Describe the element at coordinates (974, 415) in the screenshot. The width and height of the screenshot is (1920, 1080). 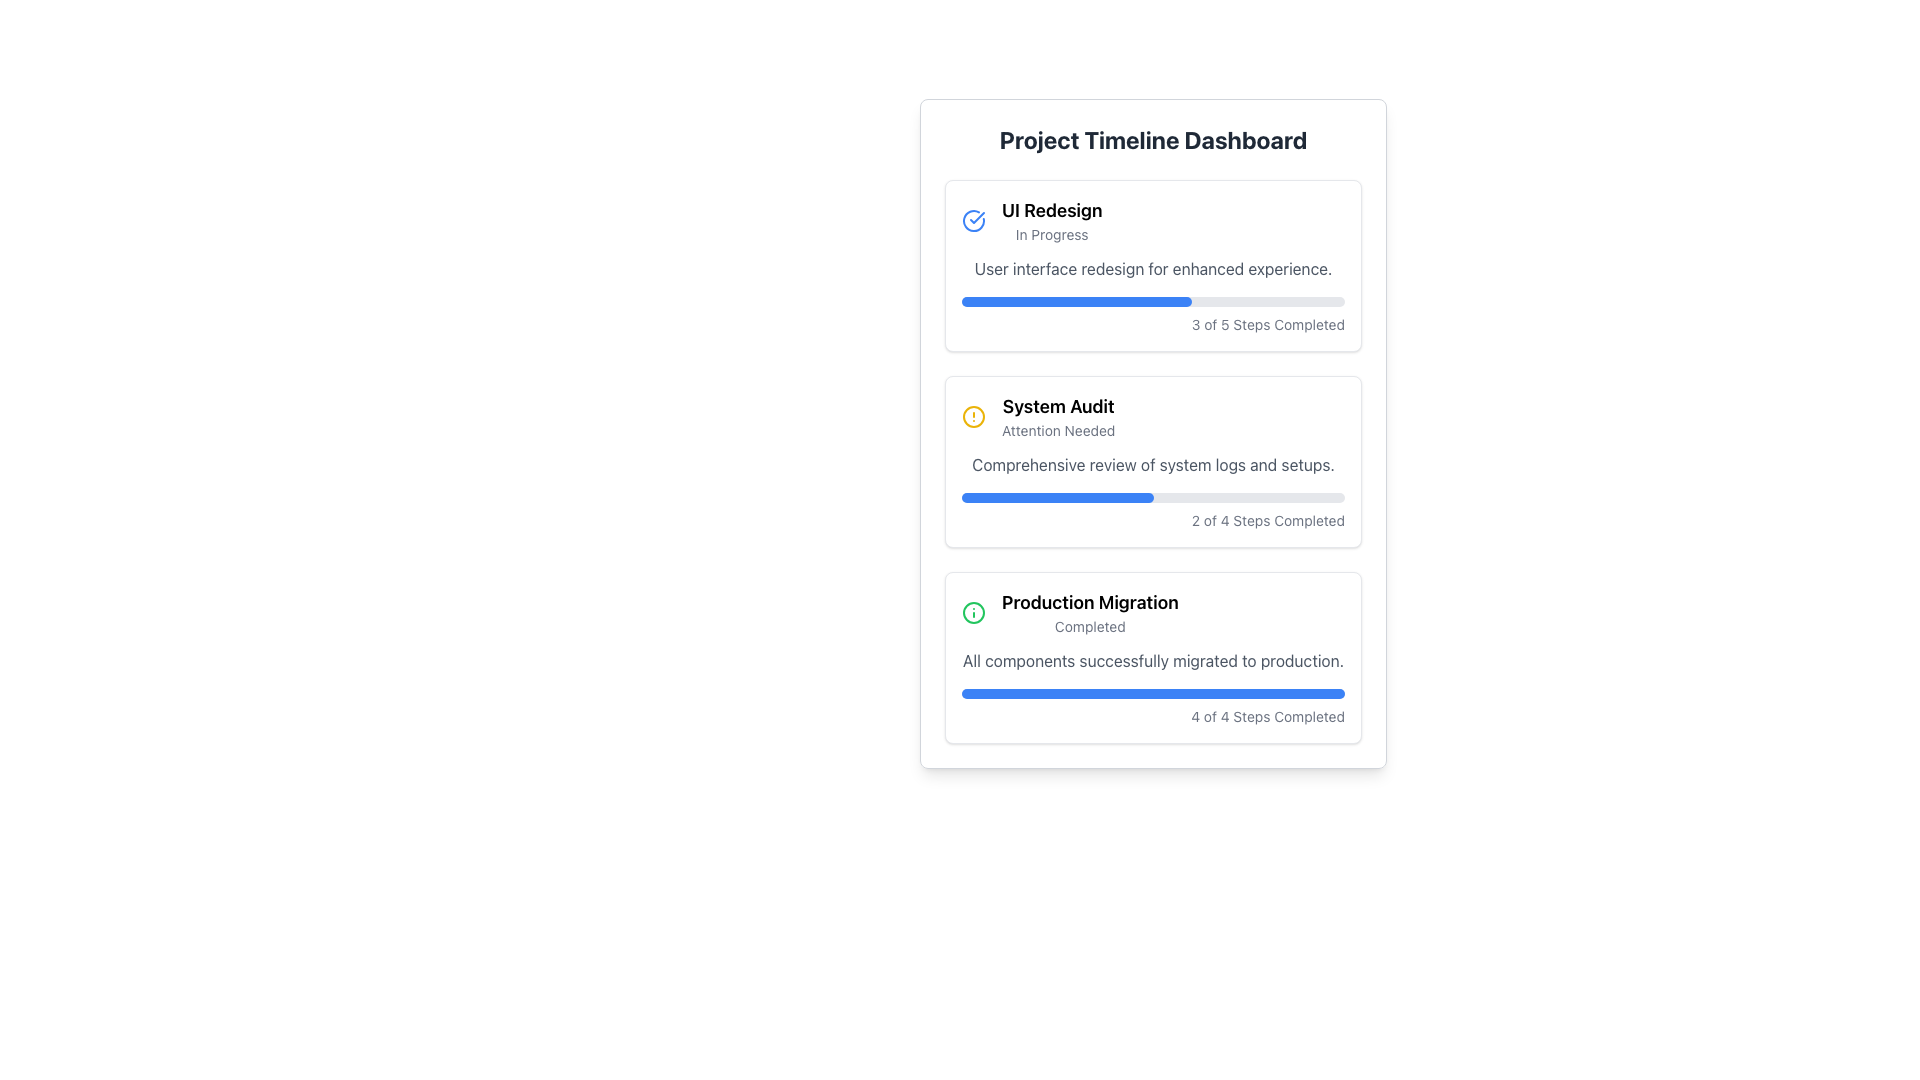
I see `the yellow circle inside the circular alert icon, which is styled with a thin stroke and sharp edges` at that location.